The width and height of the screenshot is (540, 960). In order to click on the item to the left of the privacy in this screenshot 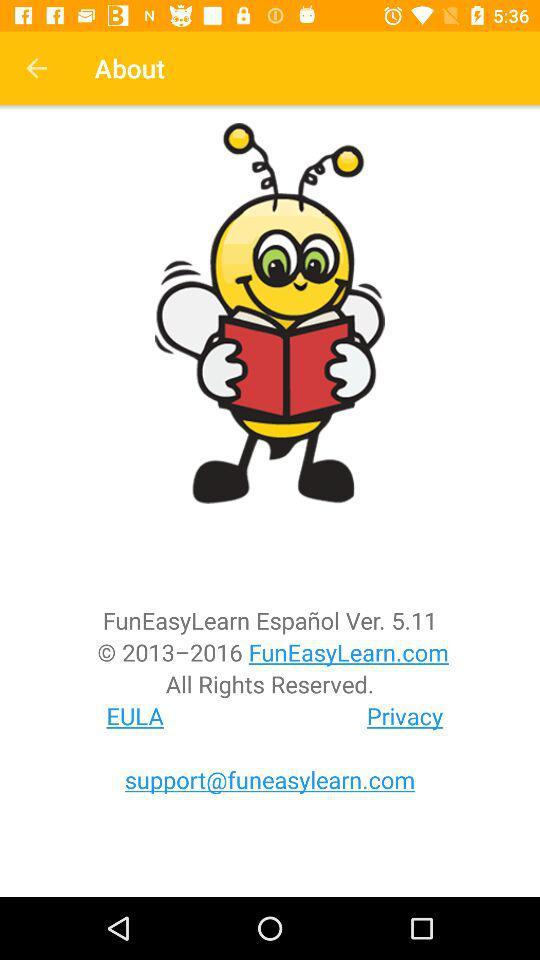, I will do `click(135, 716)`.